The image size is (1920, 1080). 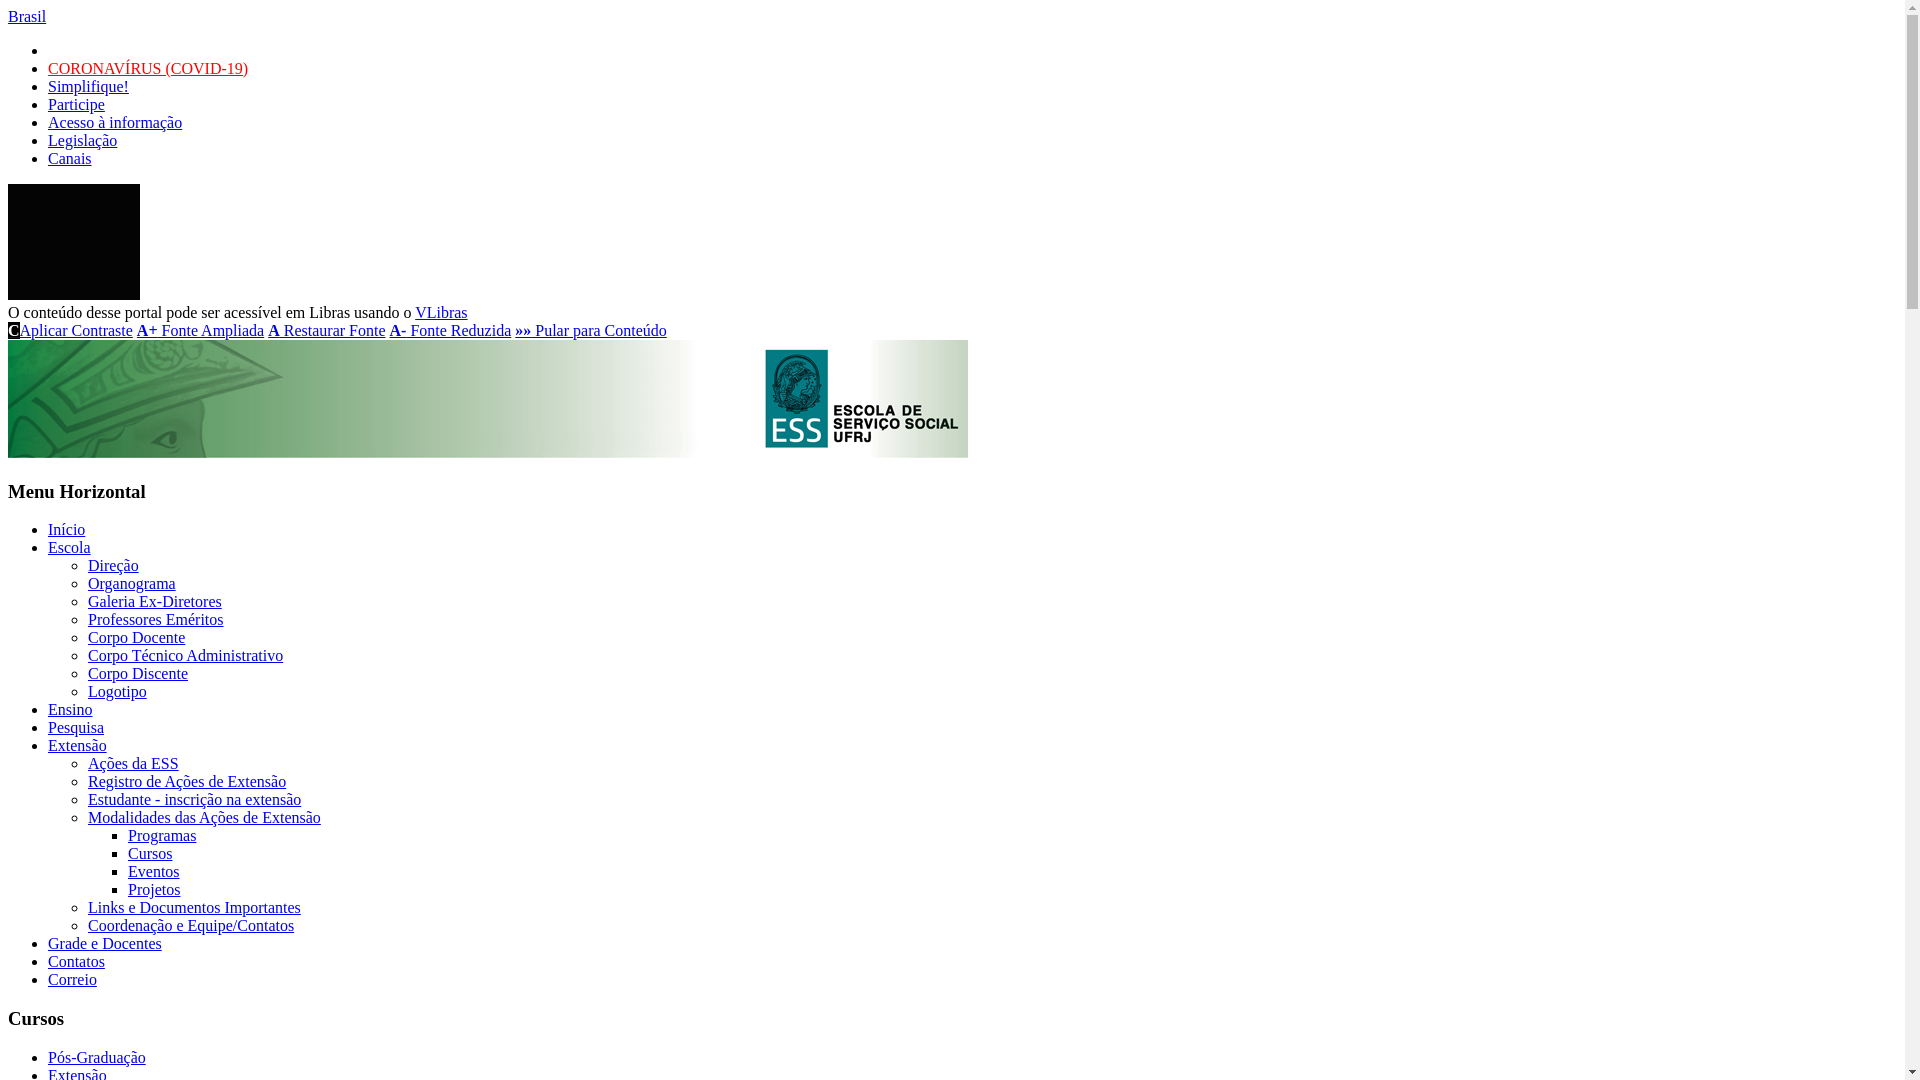 What do you see at coordinates (326, 329) in the screenshot?
I see `'A Restaurar Fonte'` at bounding box center [326, 329].